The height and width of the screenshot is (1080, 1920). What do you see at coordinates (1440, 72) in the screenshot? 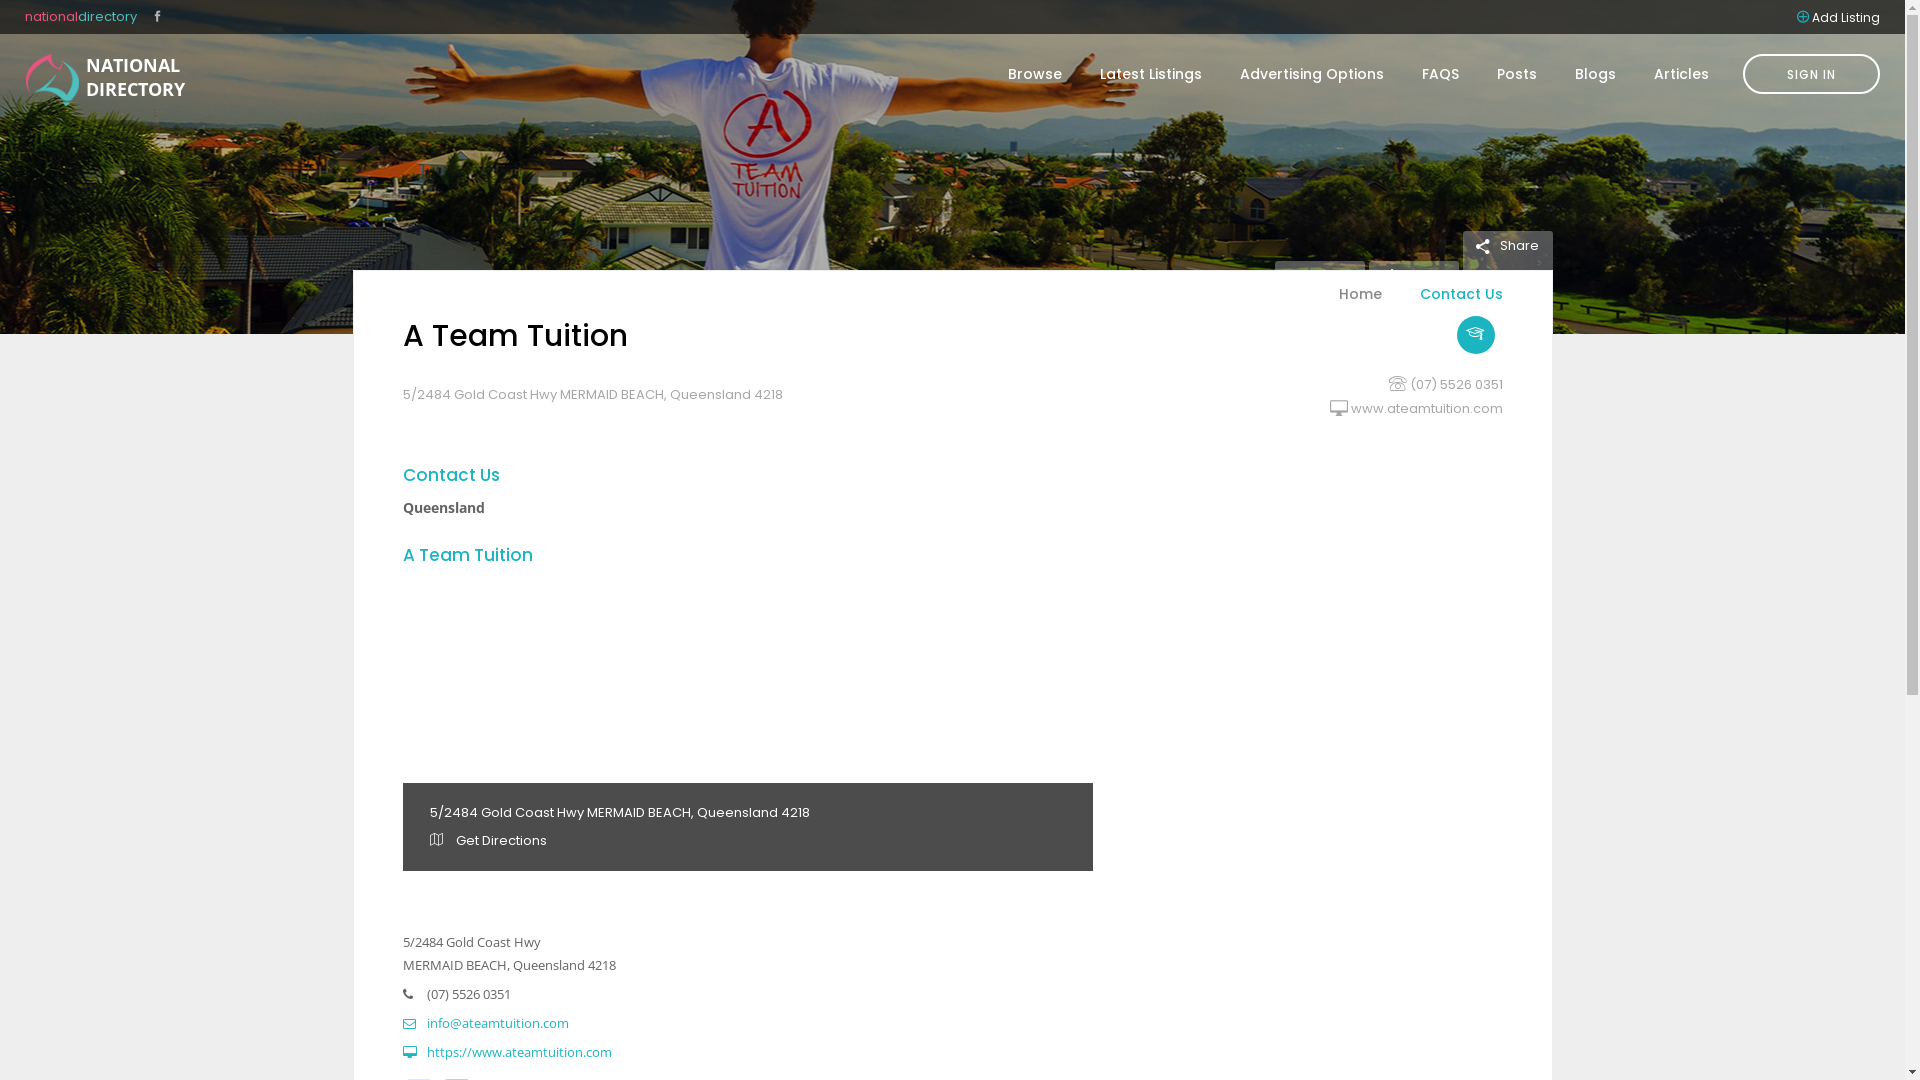
I see `'FAQS'` at bounding box center [1440, 72].